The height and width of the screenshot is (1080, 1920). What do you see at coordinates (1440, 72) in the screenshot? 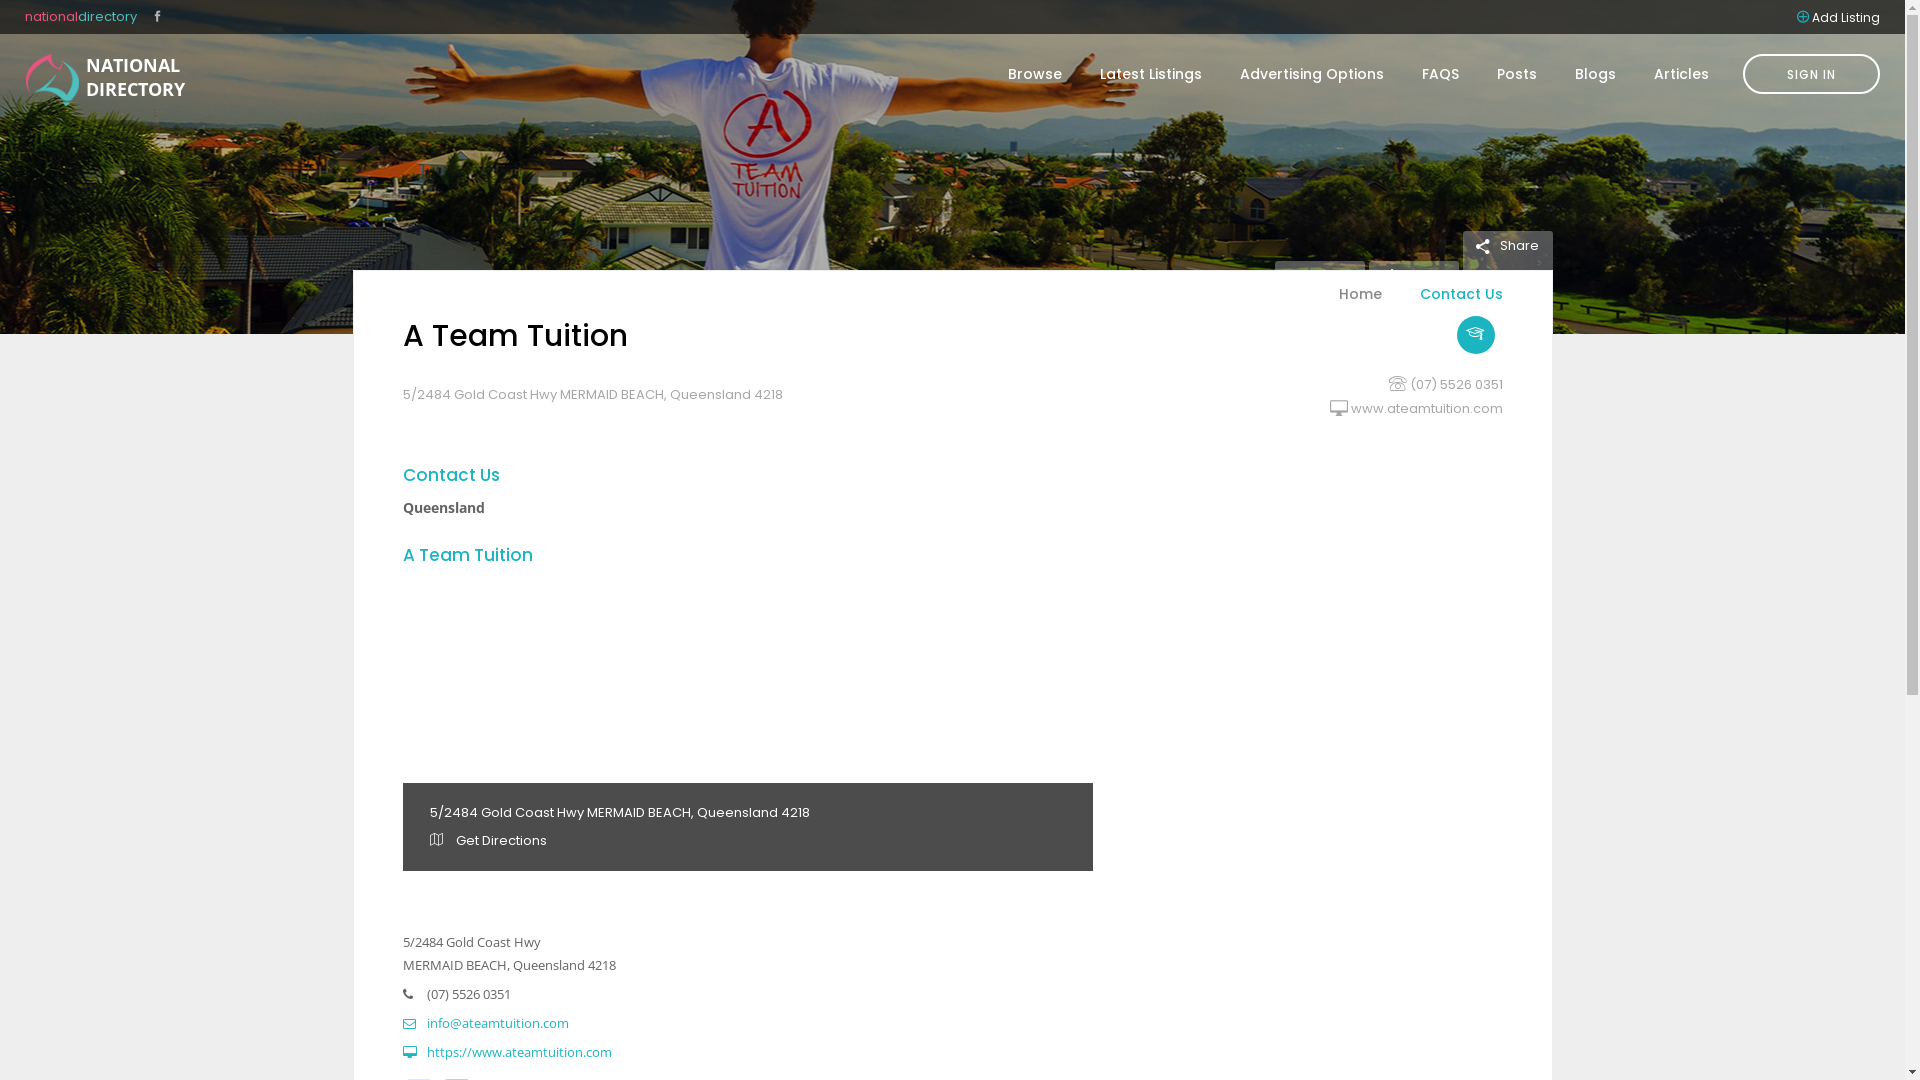
I see `'FAQS'` at bounding box center [1440, 72].